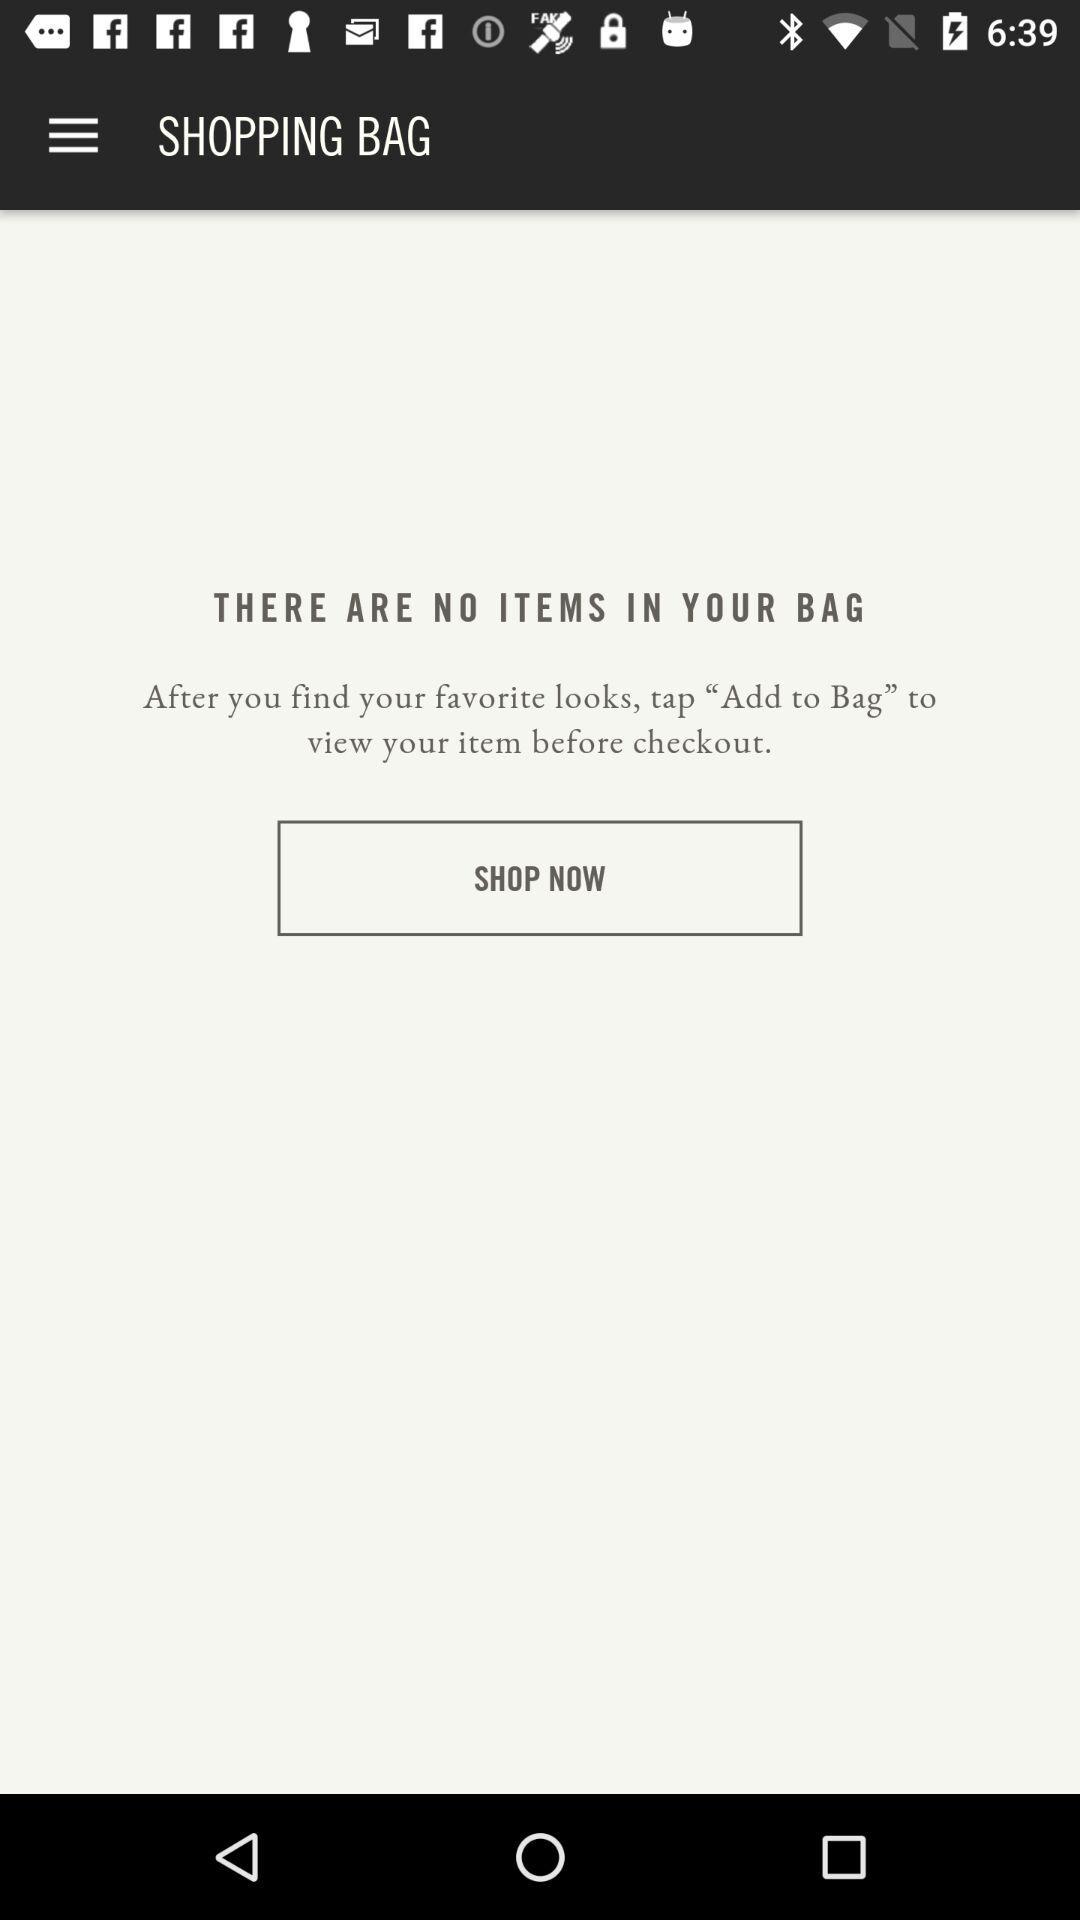 This screenshot has height=1920, width=1080. I want to click on the there are no, so click(538, 606).